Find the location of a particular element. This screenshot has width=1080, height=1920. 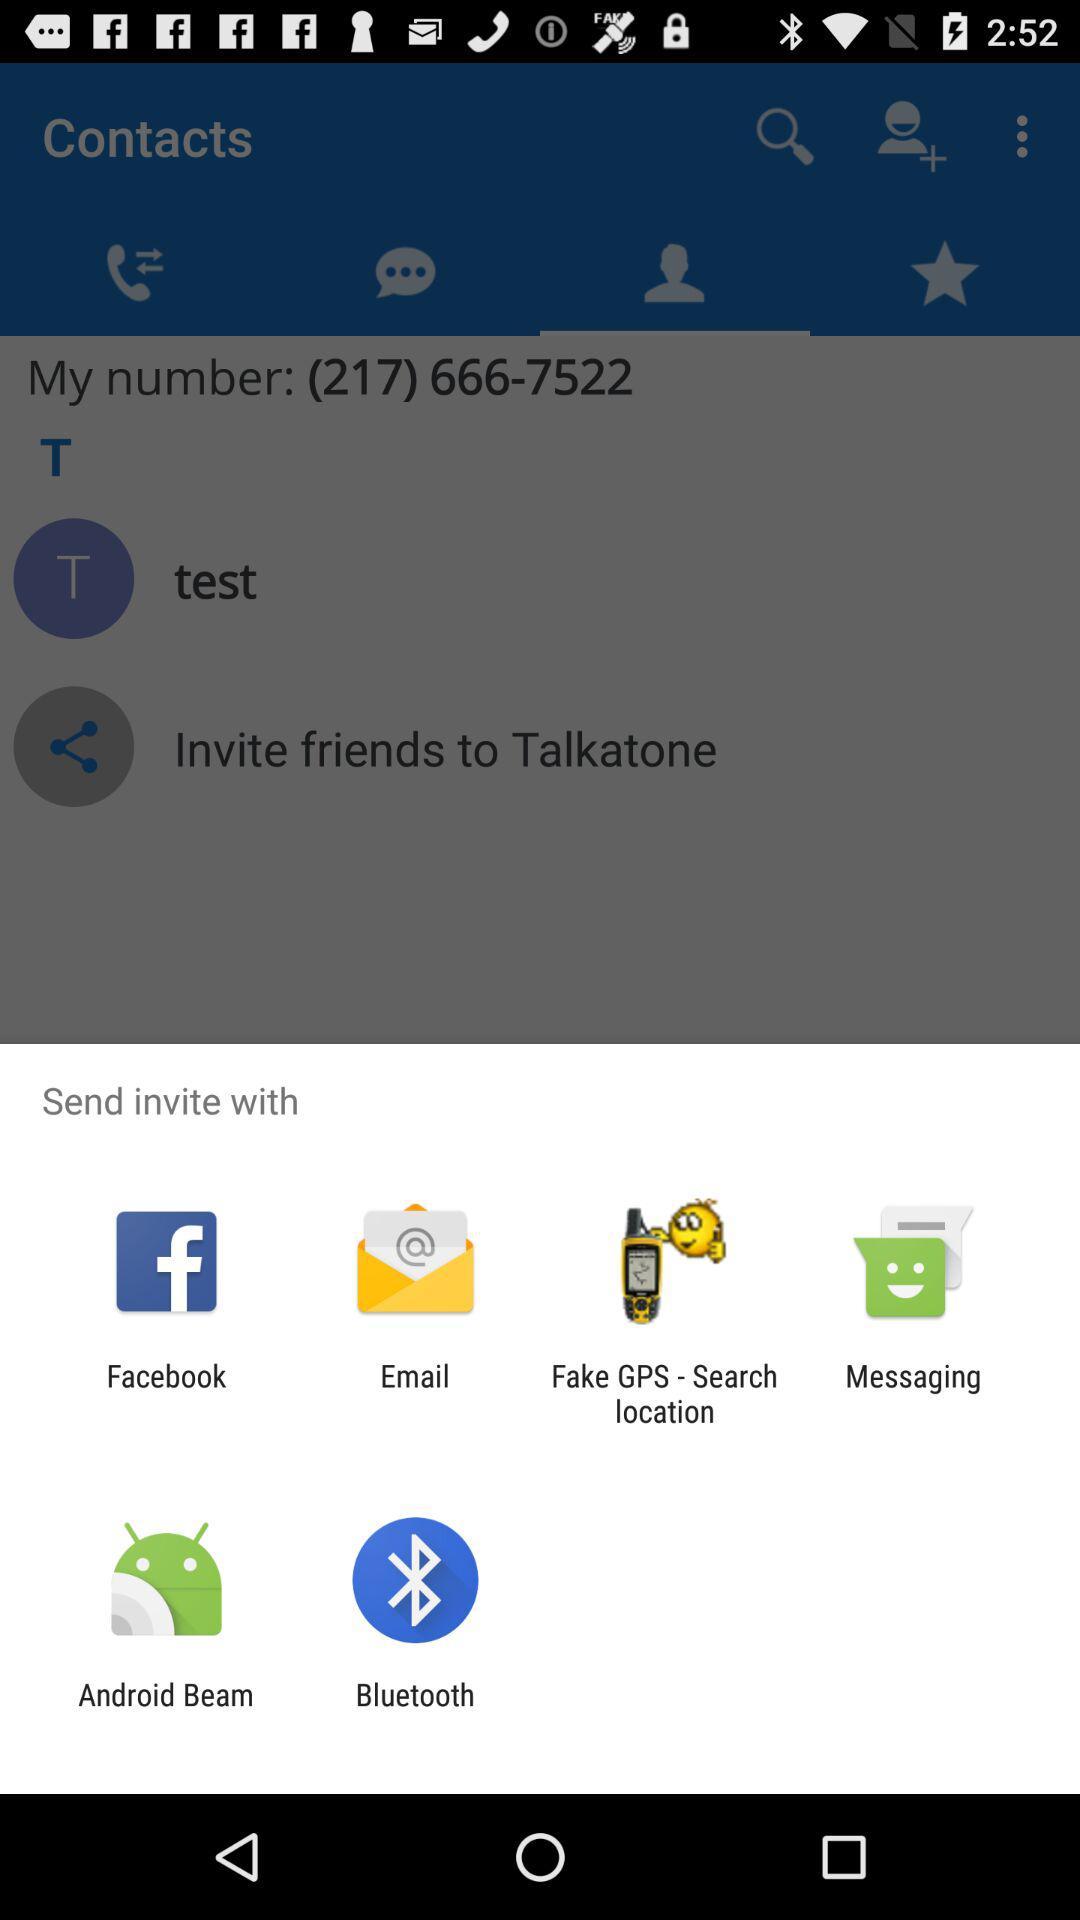

app to the left of bluetooth is located at coordinates (165, 1711).